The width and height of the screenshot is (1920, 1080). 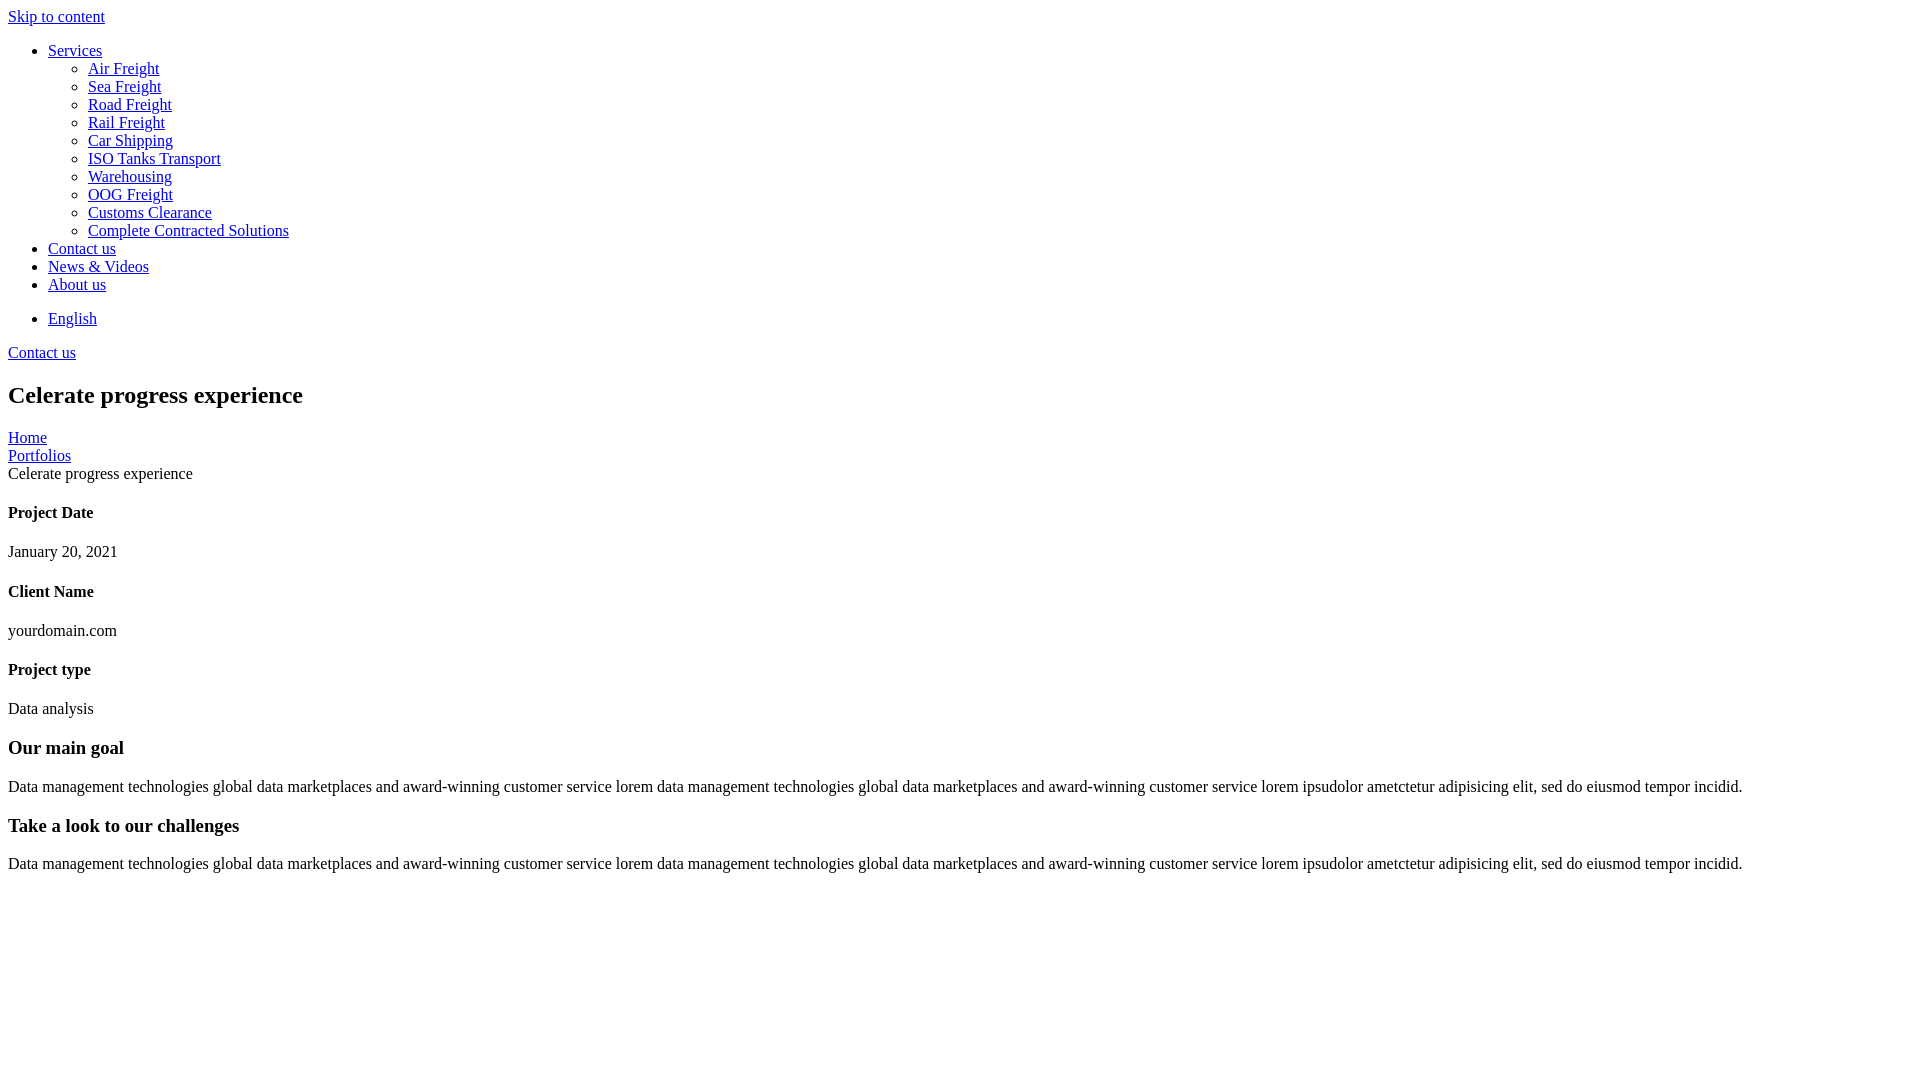 What do you see at coordinates (72, 317) in the screenshot?
I see `'English'` at bounding box center [72, 317].